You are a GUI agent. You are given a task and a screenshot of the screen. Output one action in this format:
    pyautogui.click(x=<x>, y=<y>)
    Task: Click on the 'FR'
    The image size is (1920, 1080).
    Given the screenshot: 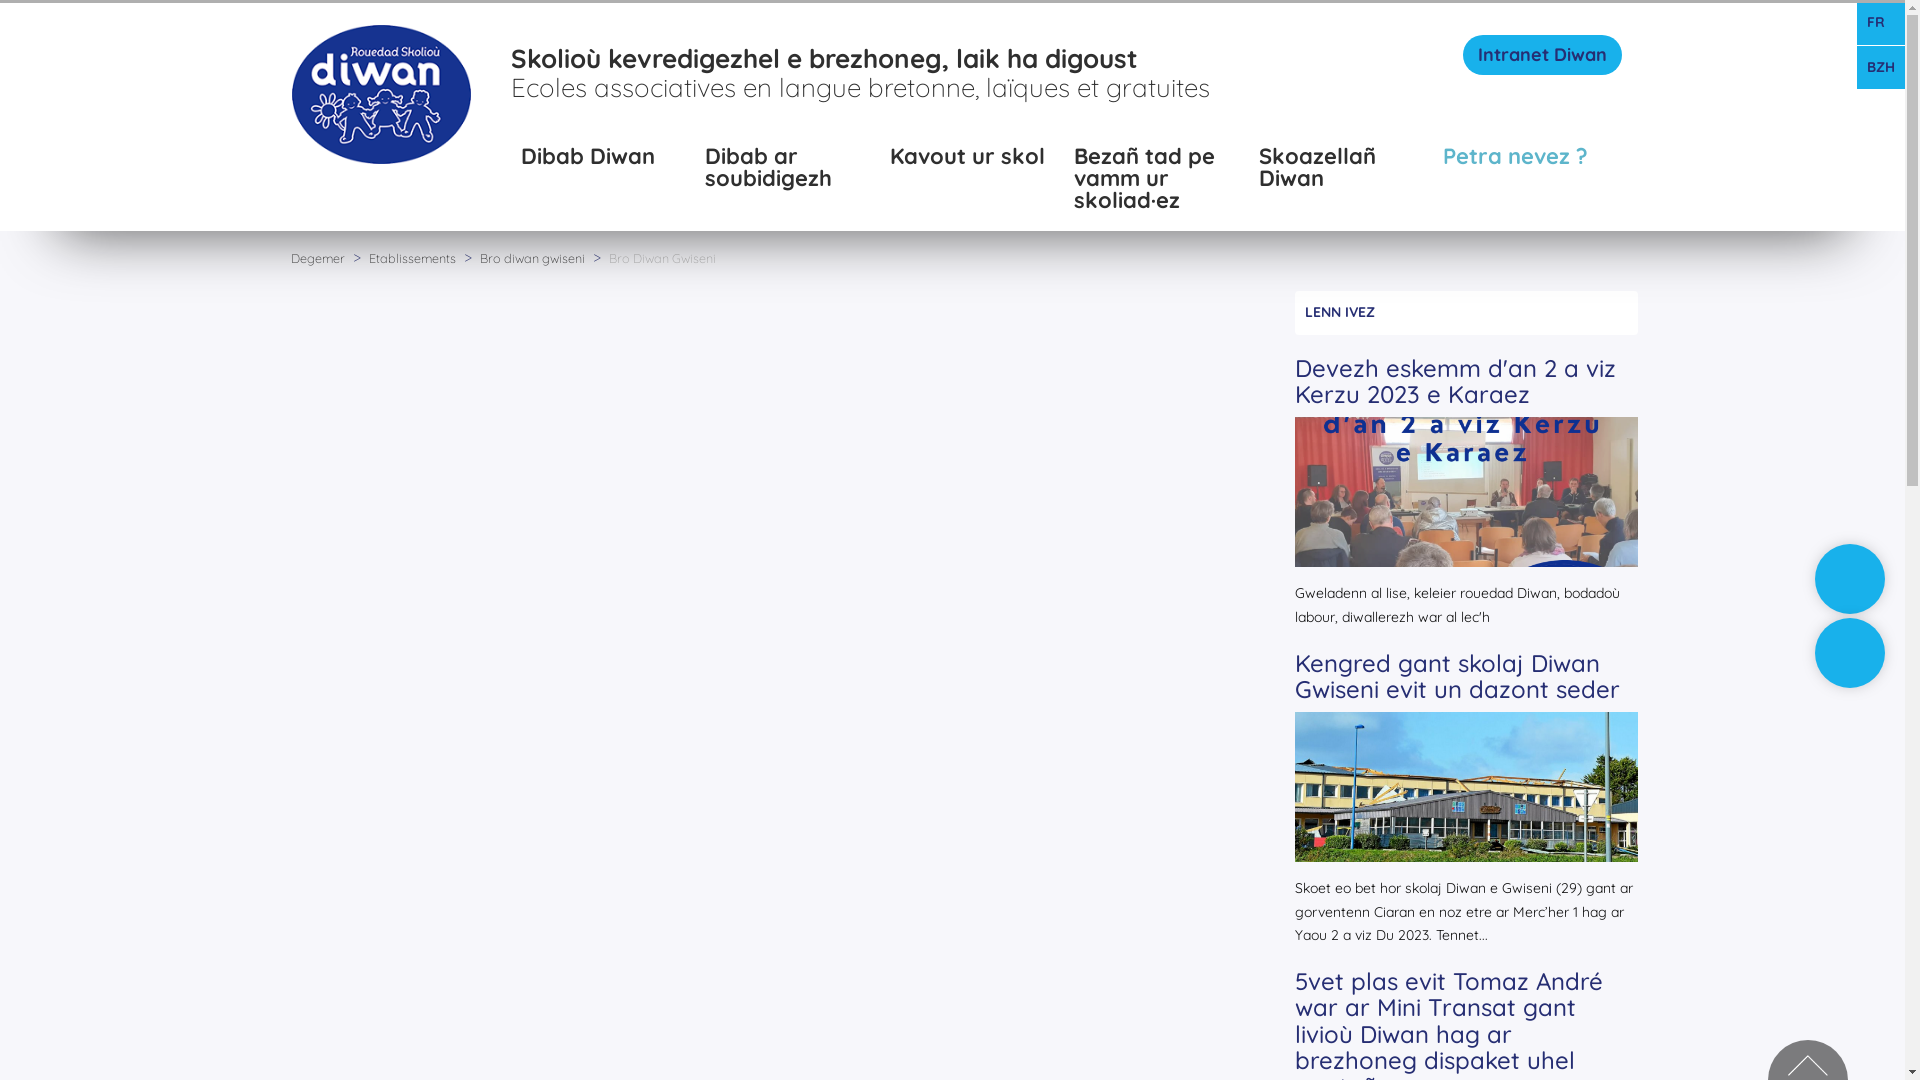 What is the action you would take?
    pyautogui.click(x=1880, y=23)
    